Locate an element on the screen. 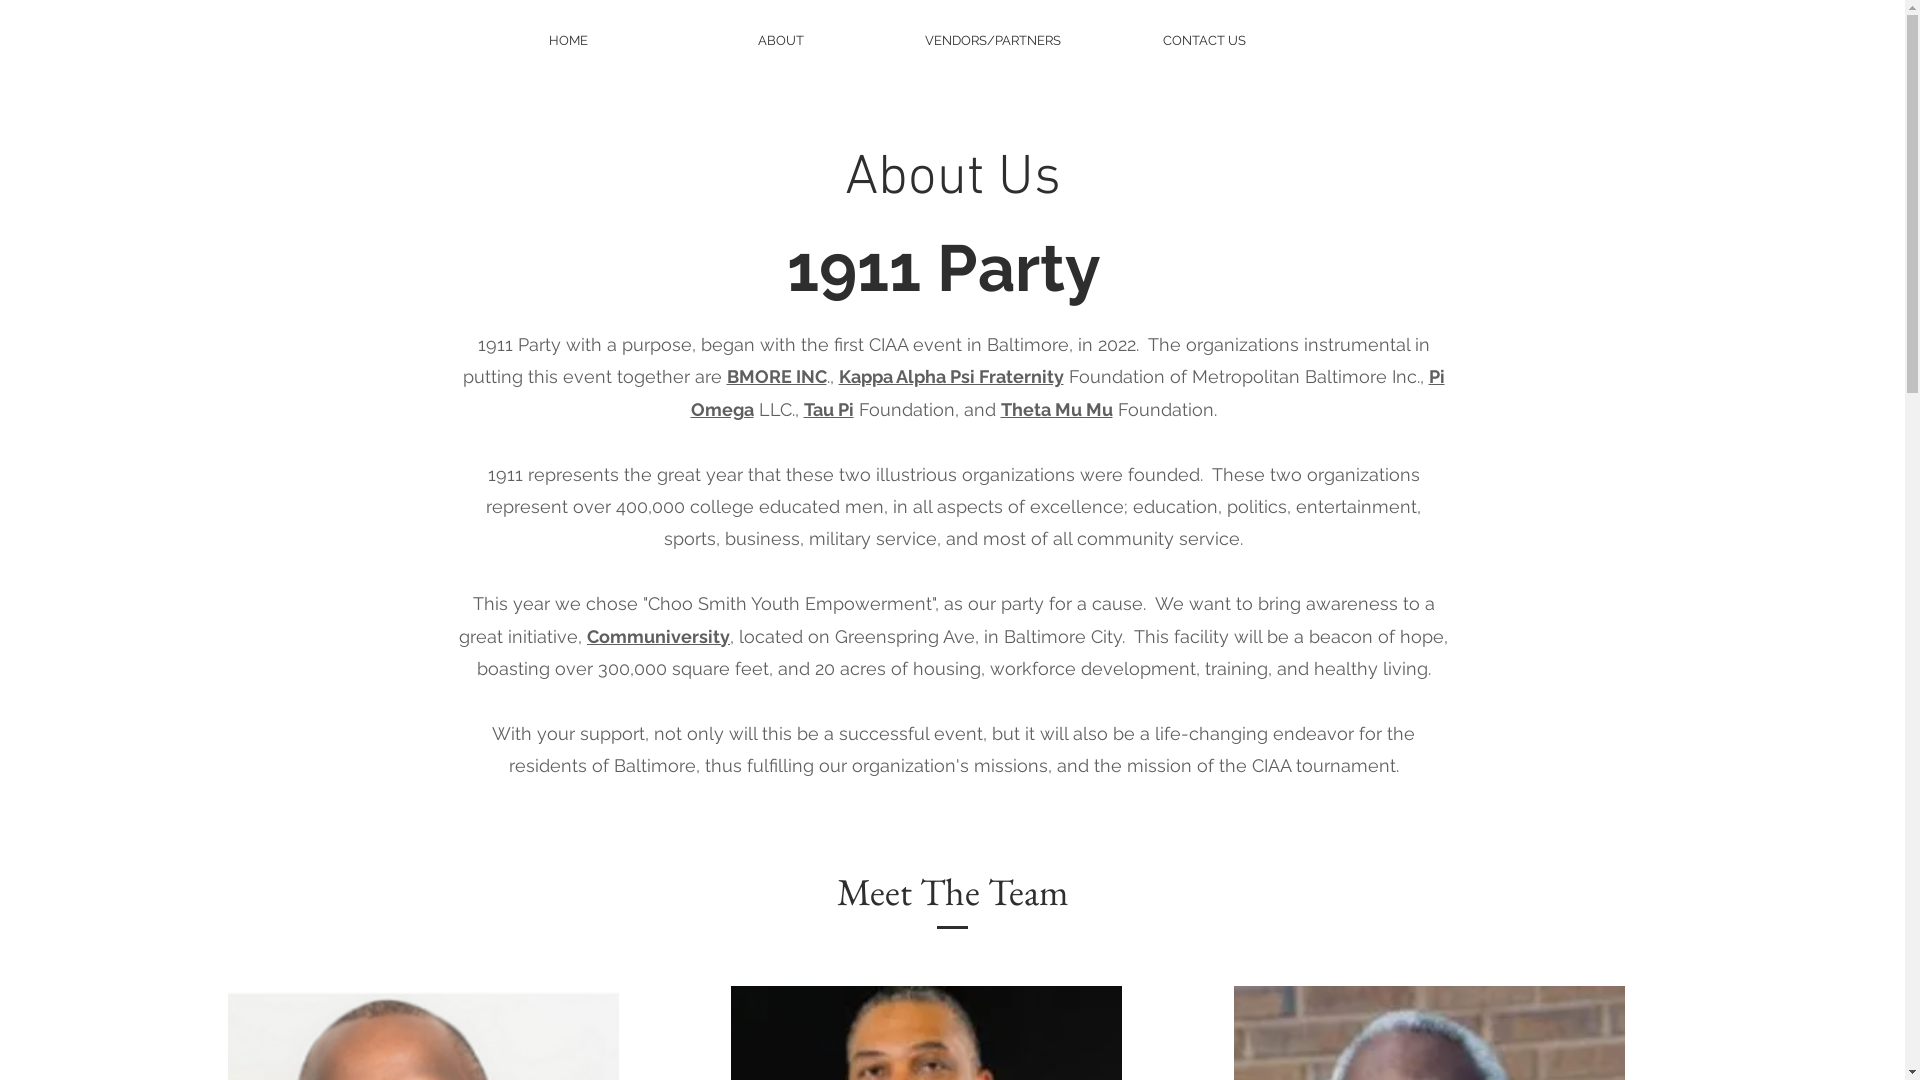 The width and height of the screenshot is (1920, 1080). 'CONTACT US' is located at coordinates (1103, 40).